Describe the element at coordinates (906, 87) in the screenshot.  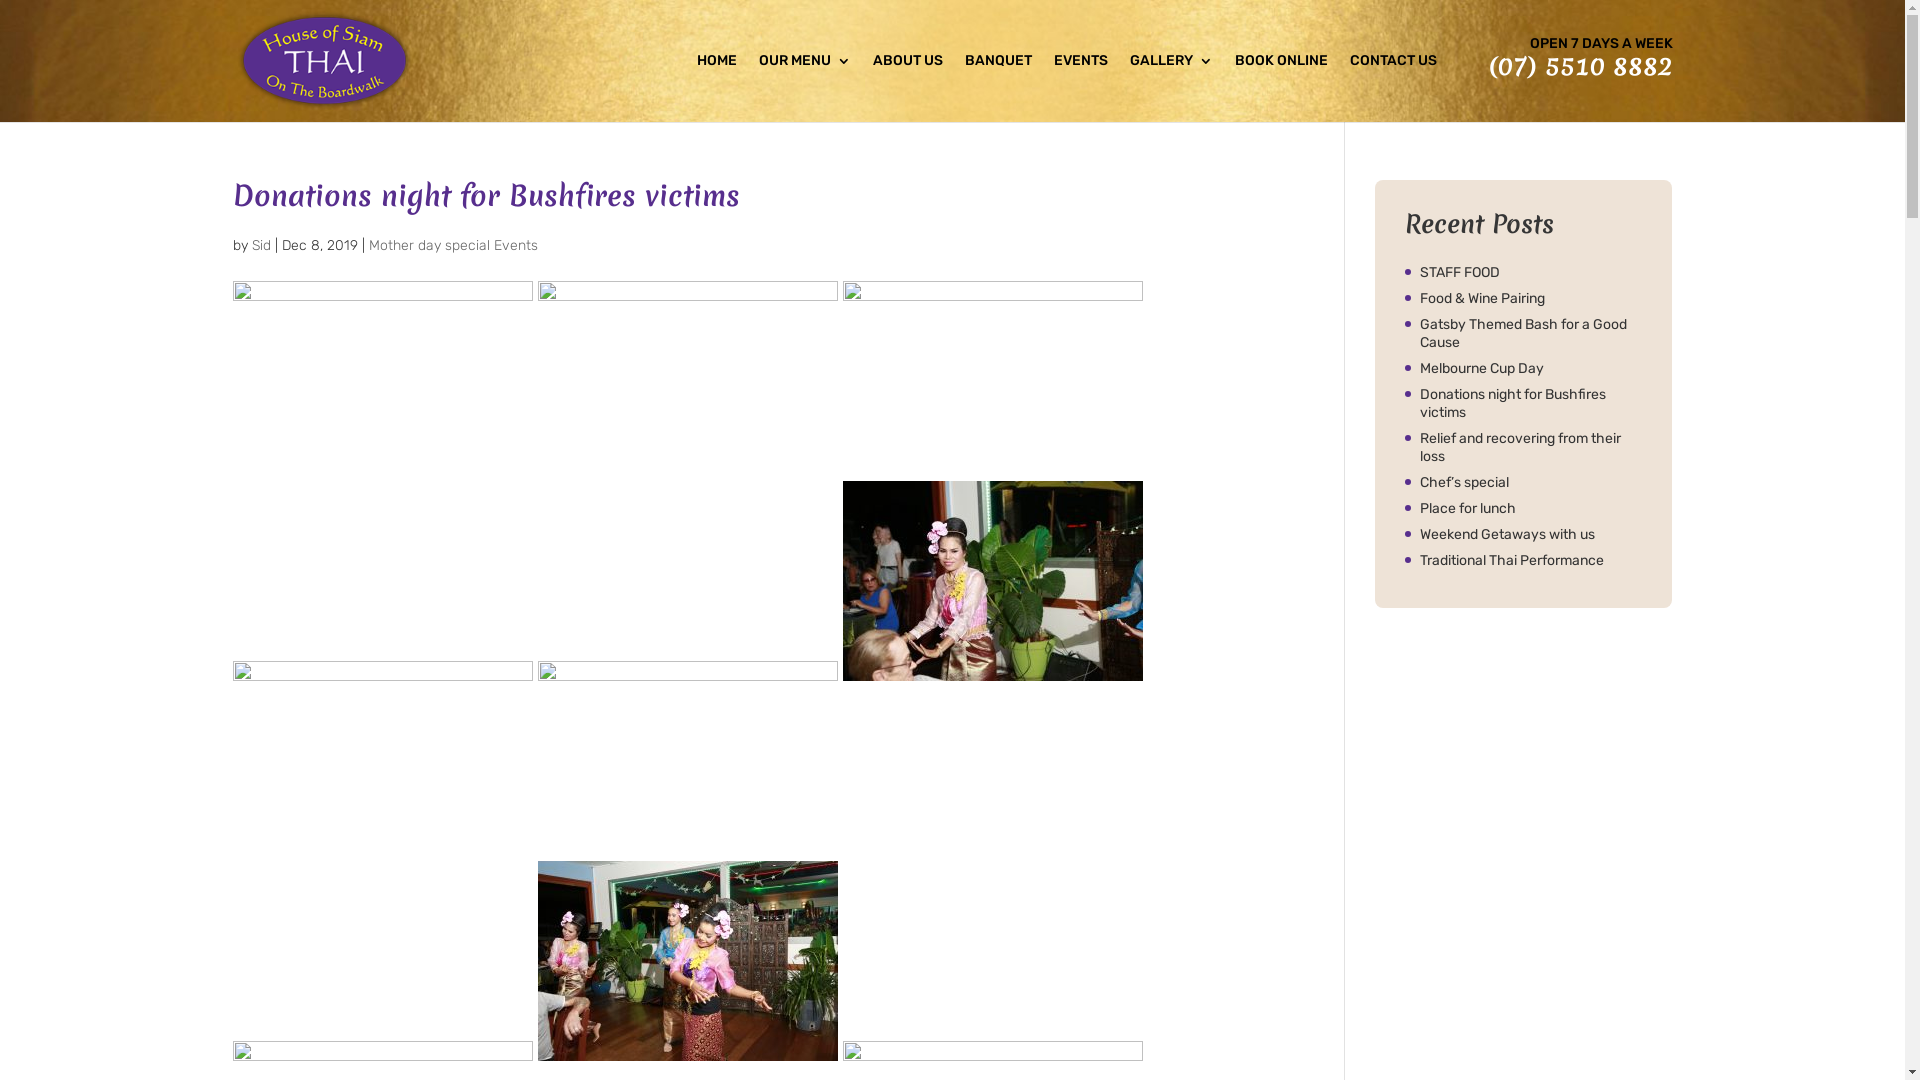
I see `'ABOUT US'` at that location.